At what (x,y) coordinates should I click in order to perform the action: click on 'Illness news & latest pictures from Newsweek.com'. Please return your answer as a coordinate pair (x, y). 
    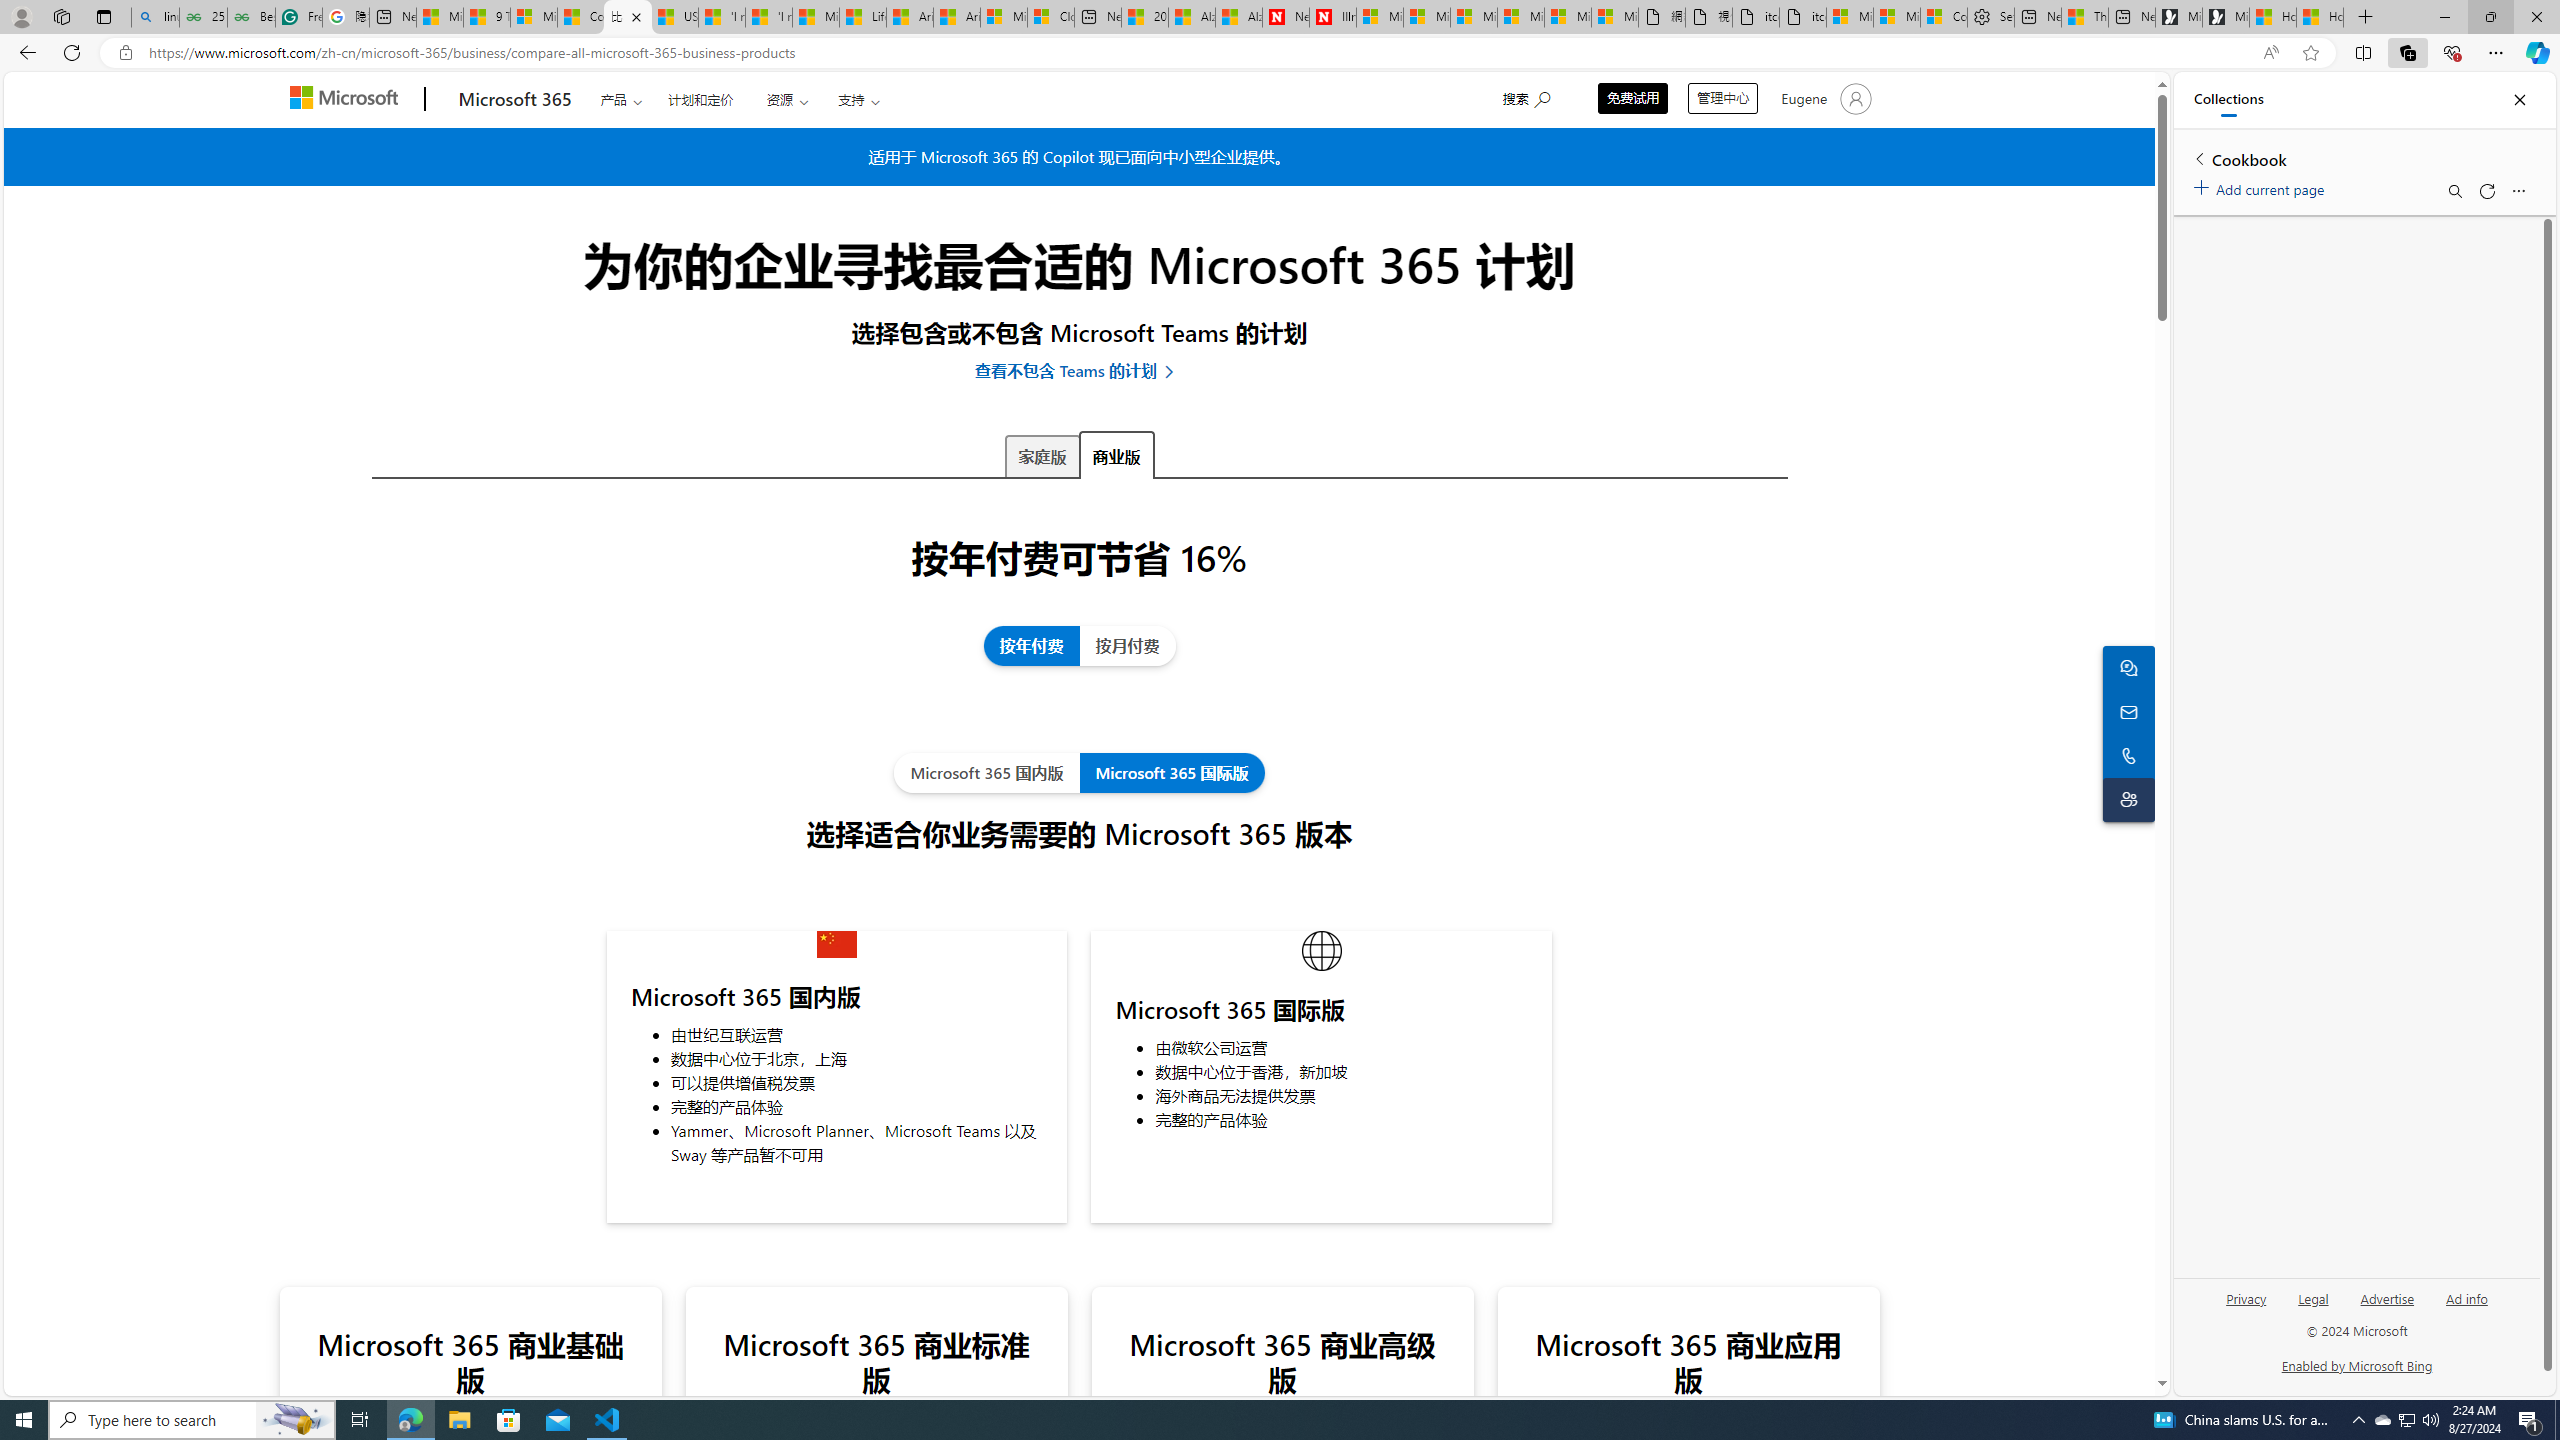
    Looking at the image, I should click on (1332, 16).